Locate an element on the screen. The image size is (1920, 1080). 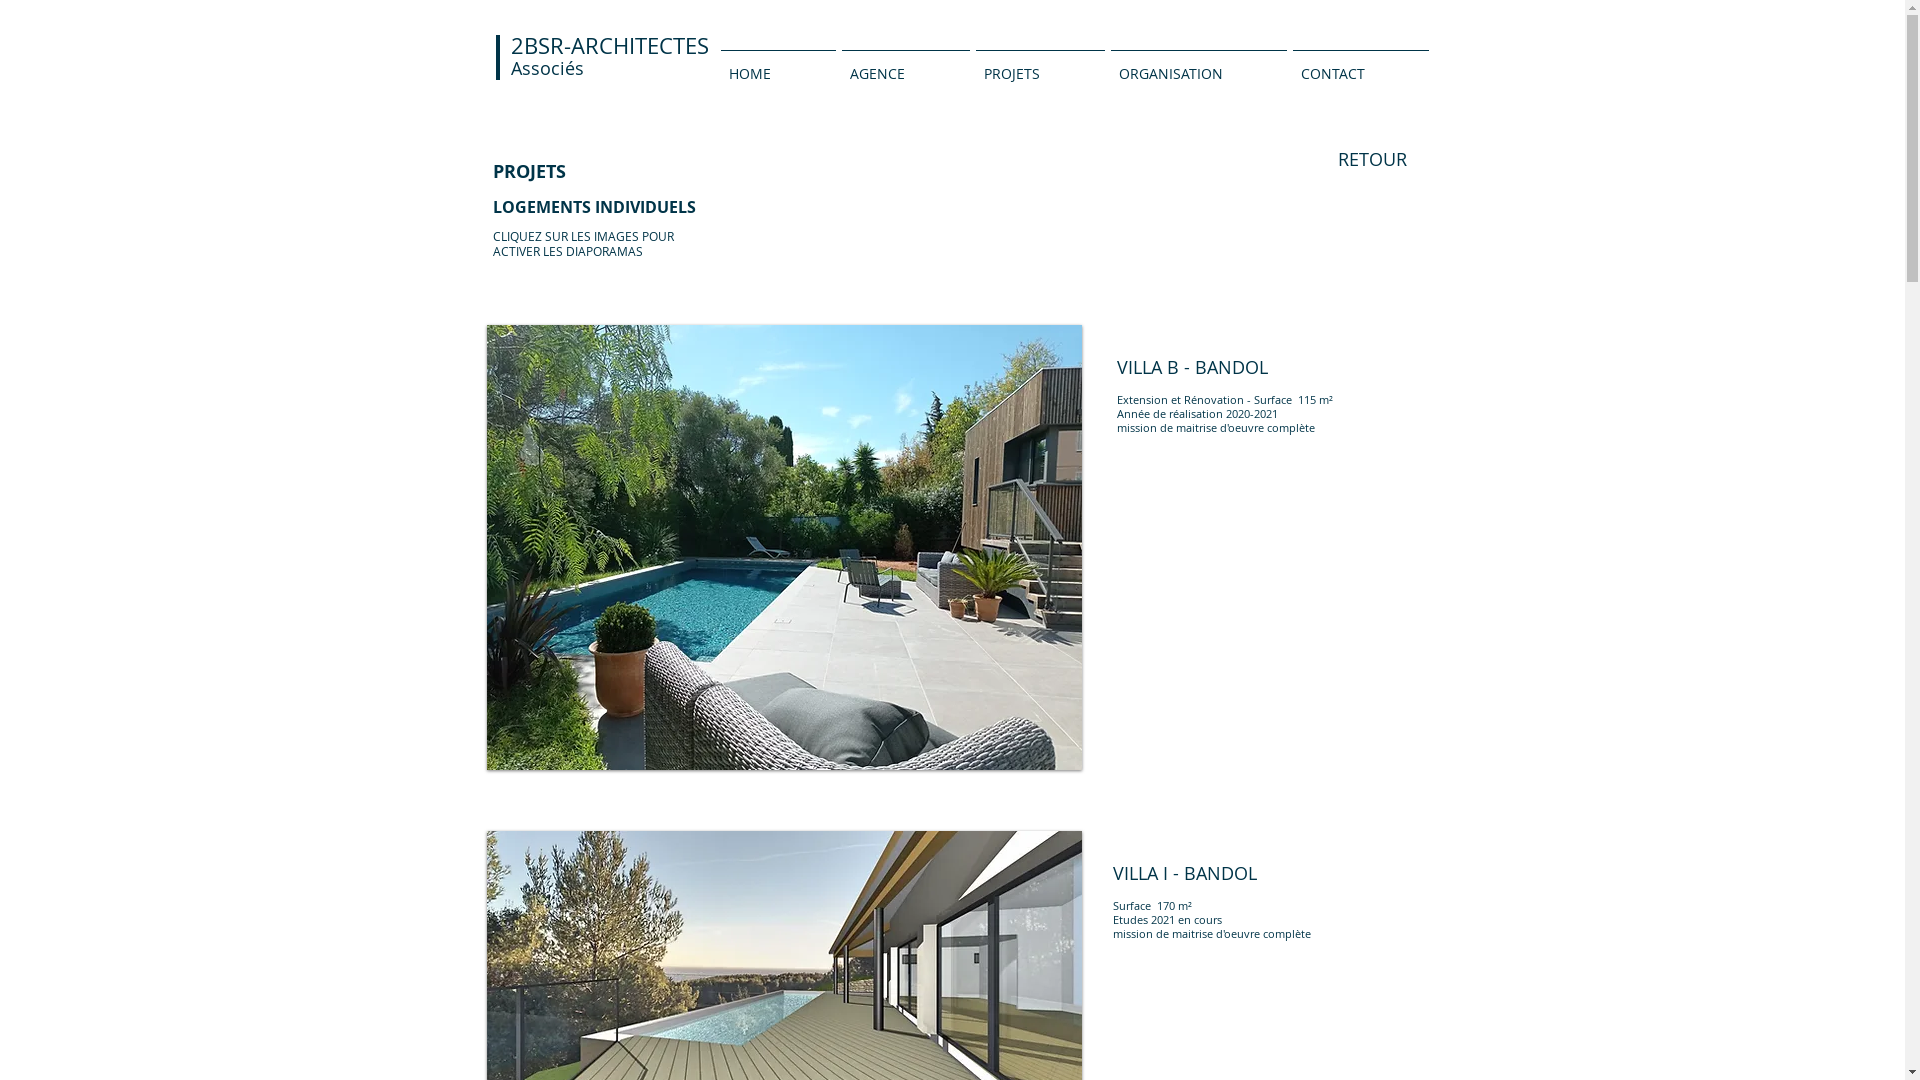
'RETOUR' is located at coordinates (1371, 158).